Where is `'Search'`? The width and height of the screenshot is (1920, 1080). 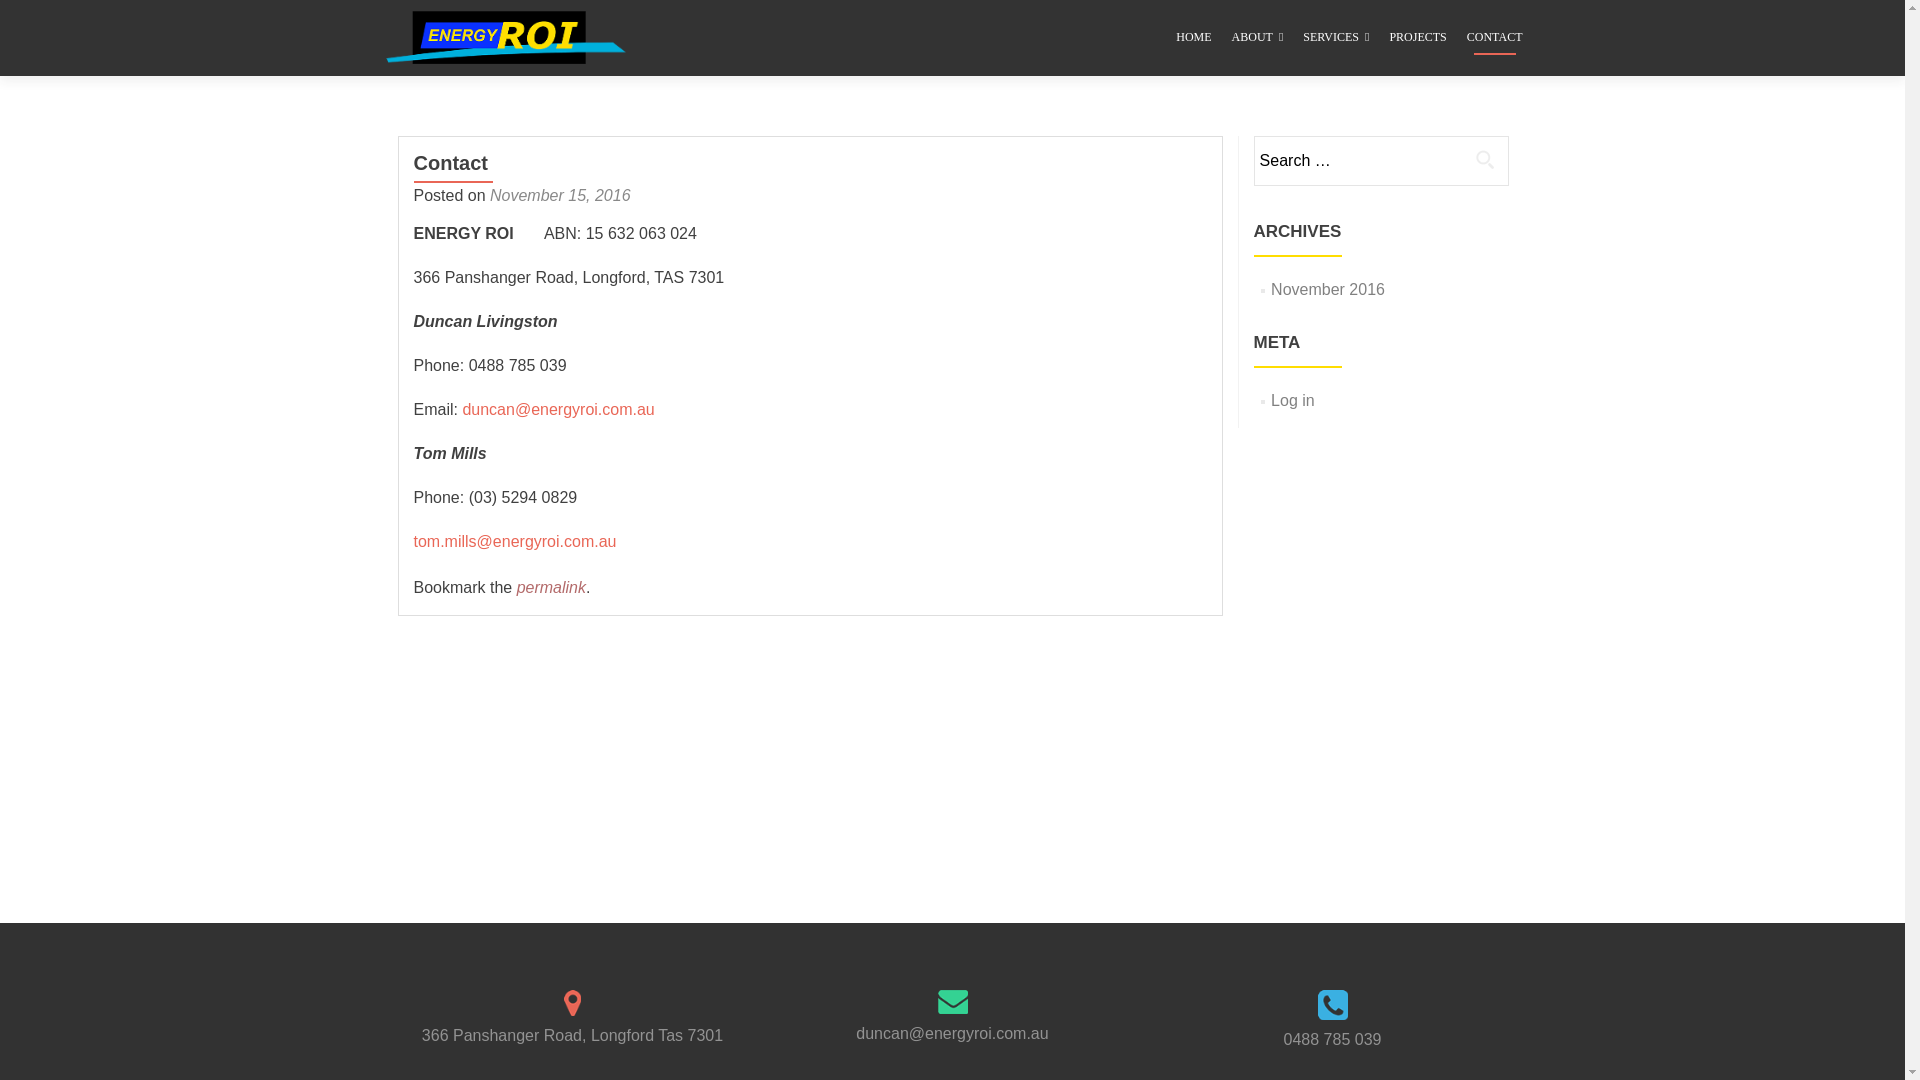
'Search' is located at coordinates (1462, 157).